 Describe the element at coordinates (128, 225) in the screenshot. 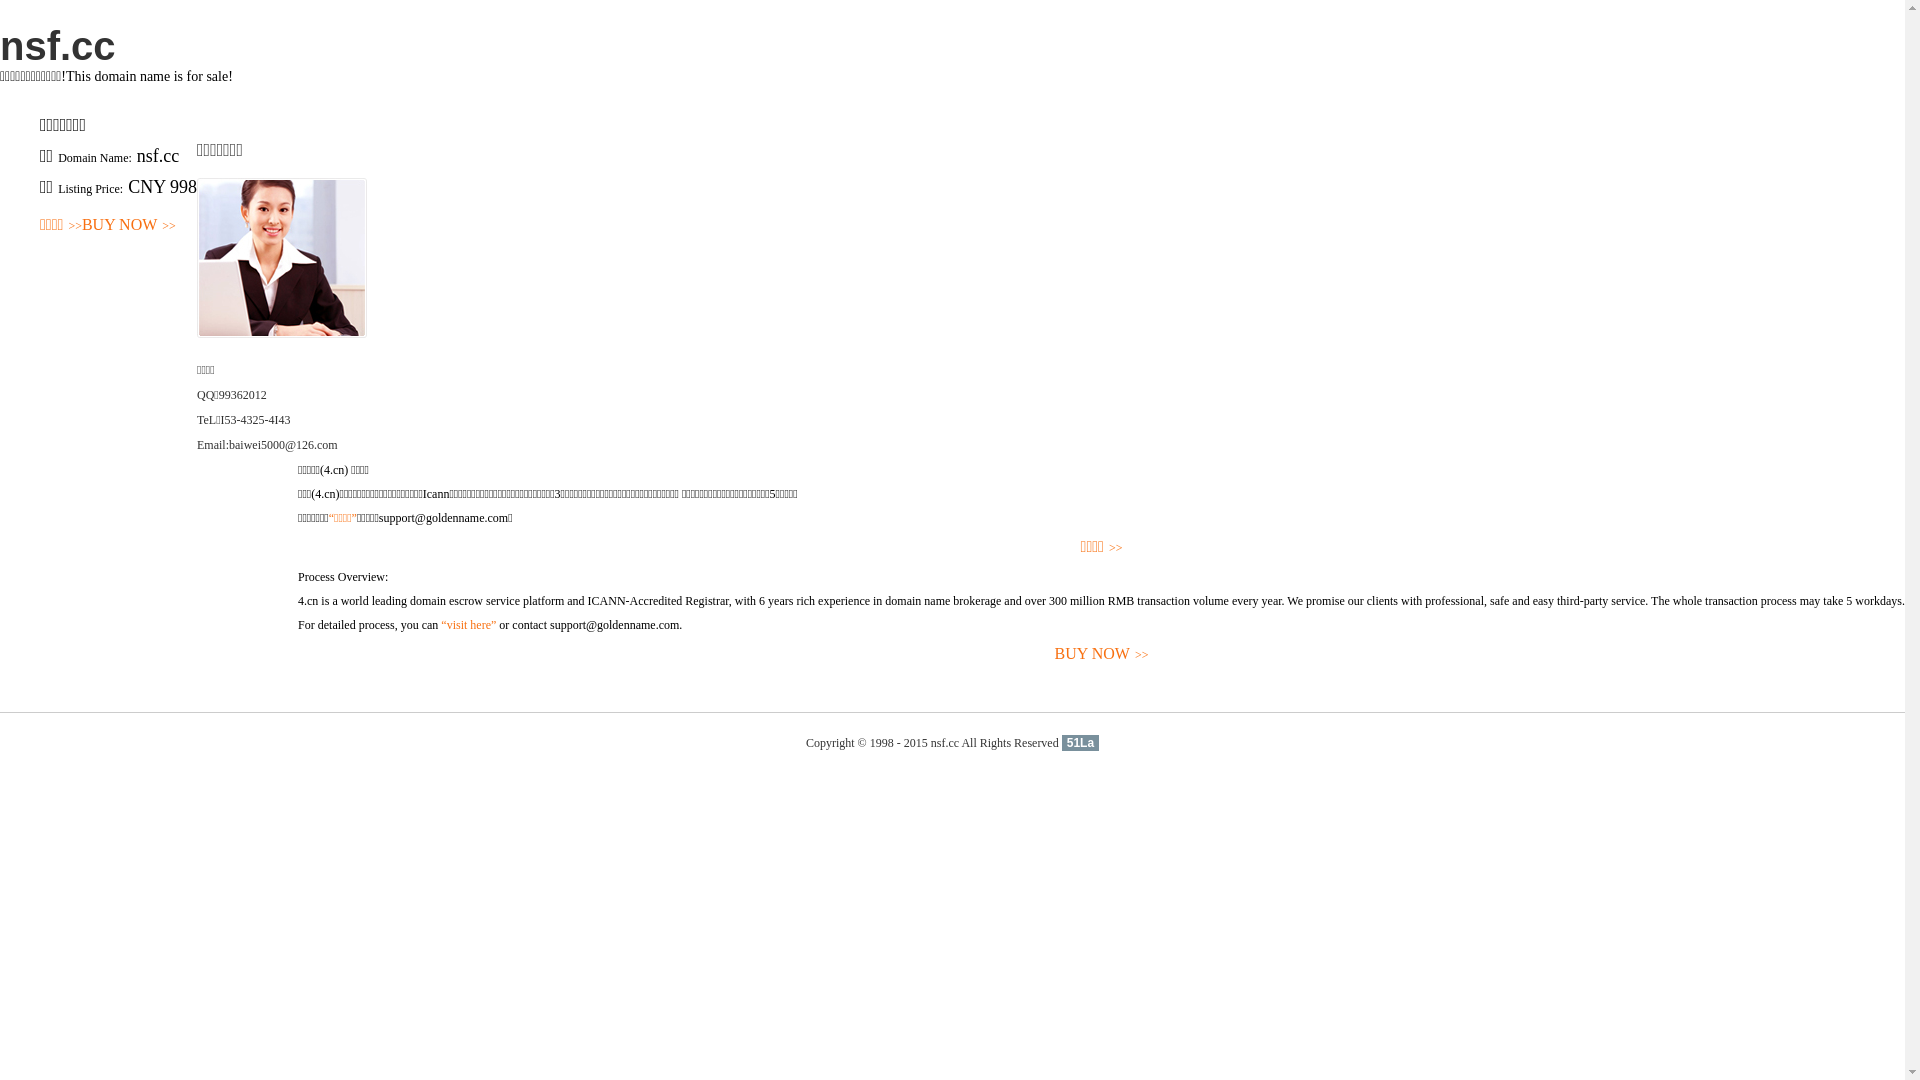

I see `'BUY NOW>>'` at that location.